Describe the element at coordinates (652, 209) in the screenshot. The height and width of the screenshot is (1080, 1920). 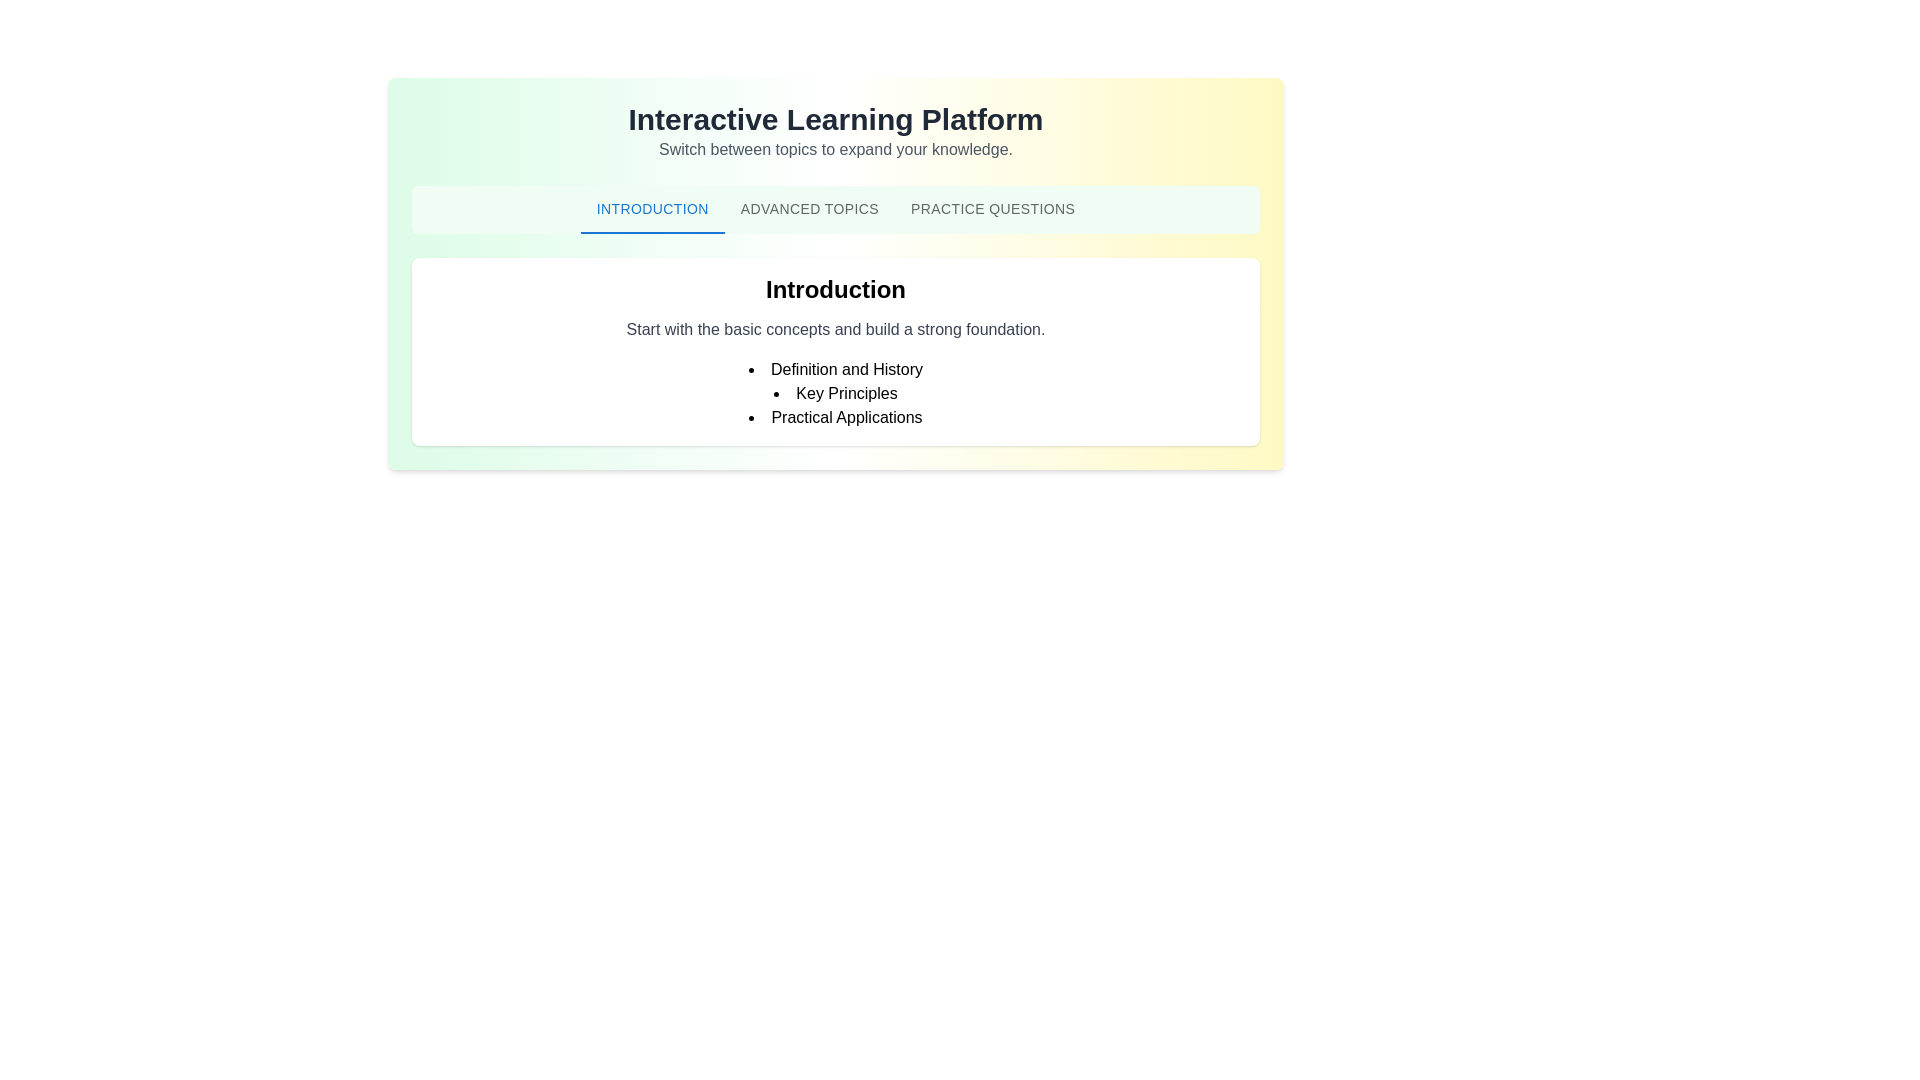
I see `the 'Introduction' tab, which is the first tab in a navigation bar styled with blue text and underline` at that location.